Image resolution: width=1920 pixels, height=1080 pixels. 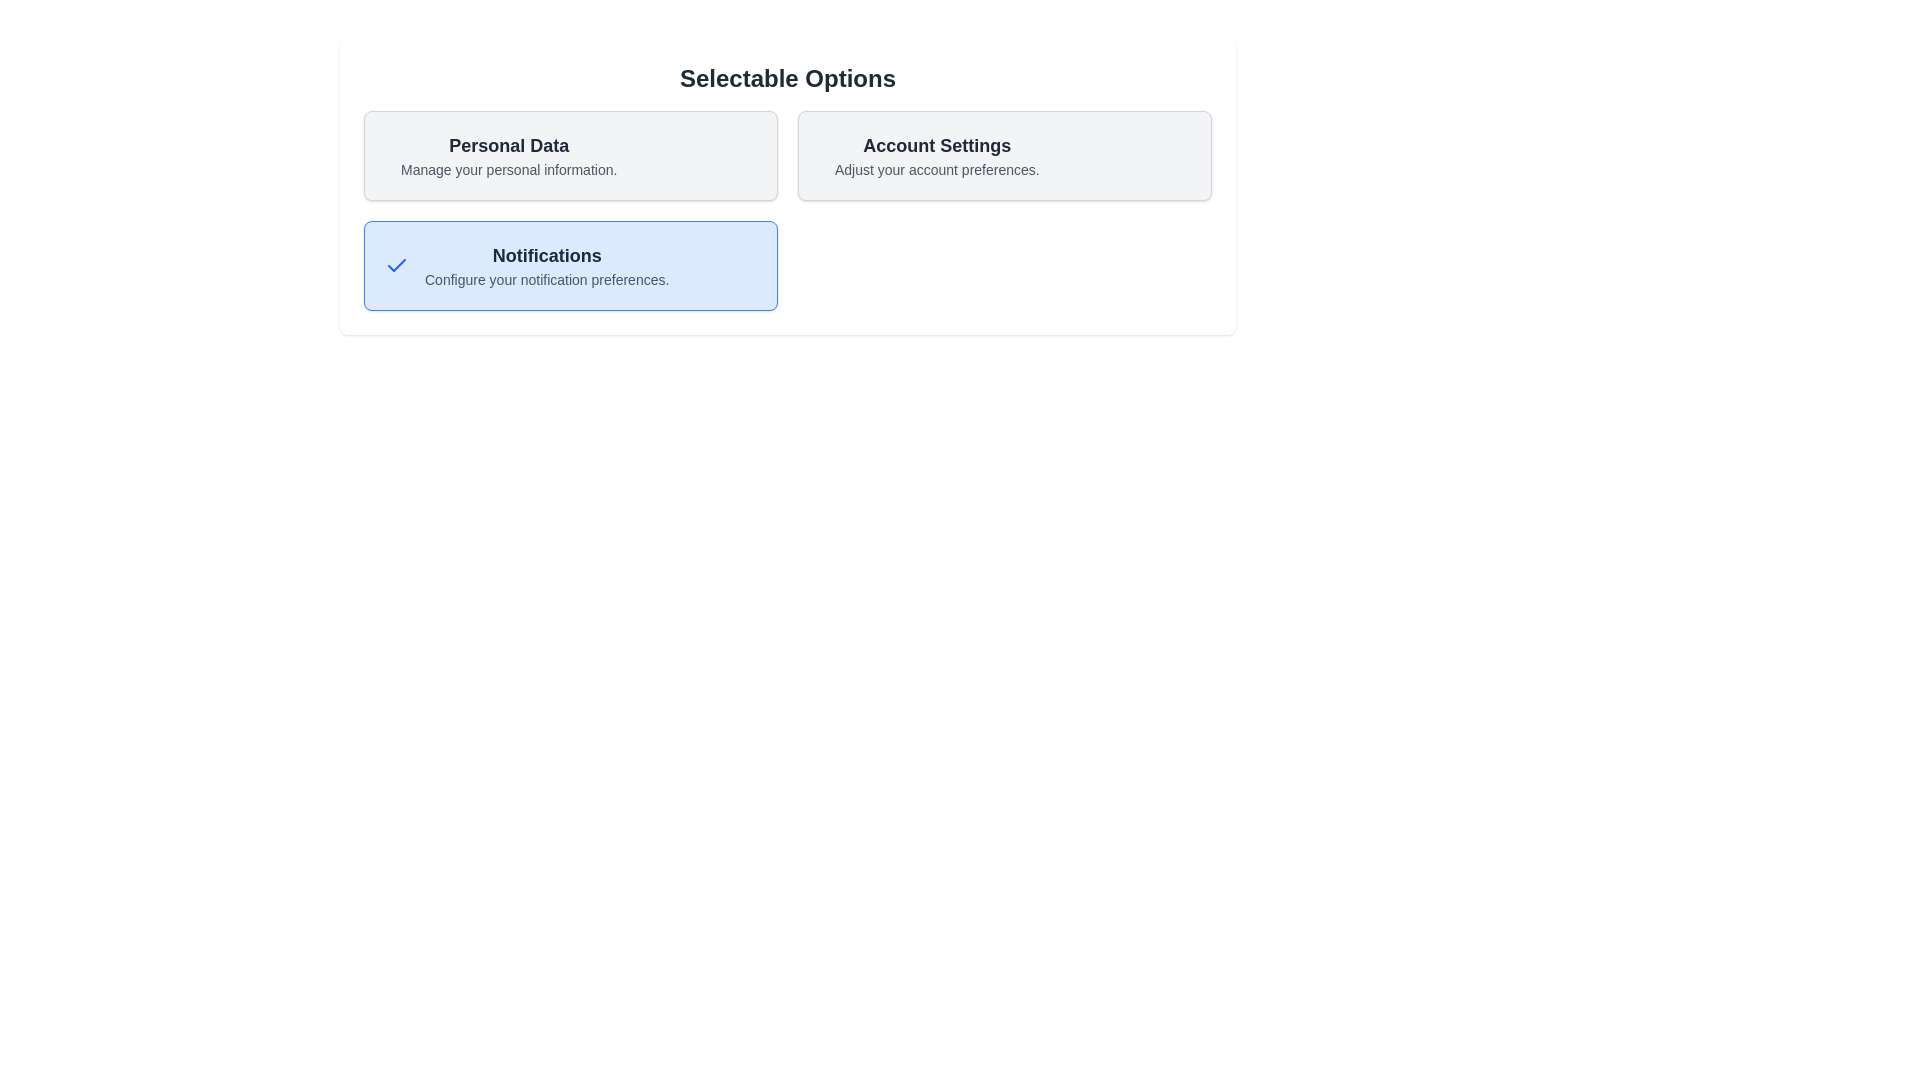 I want to click on the header text label for account configuration options, located near the top right of the interface above the text 'Adjust your account preferences', so click(x=936, y=145).